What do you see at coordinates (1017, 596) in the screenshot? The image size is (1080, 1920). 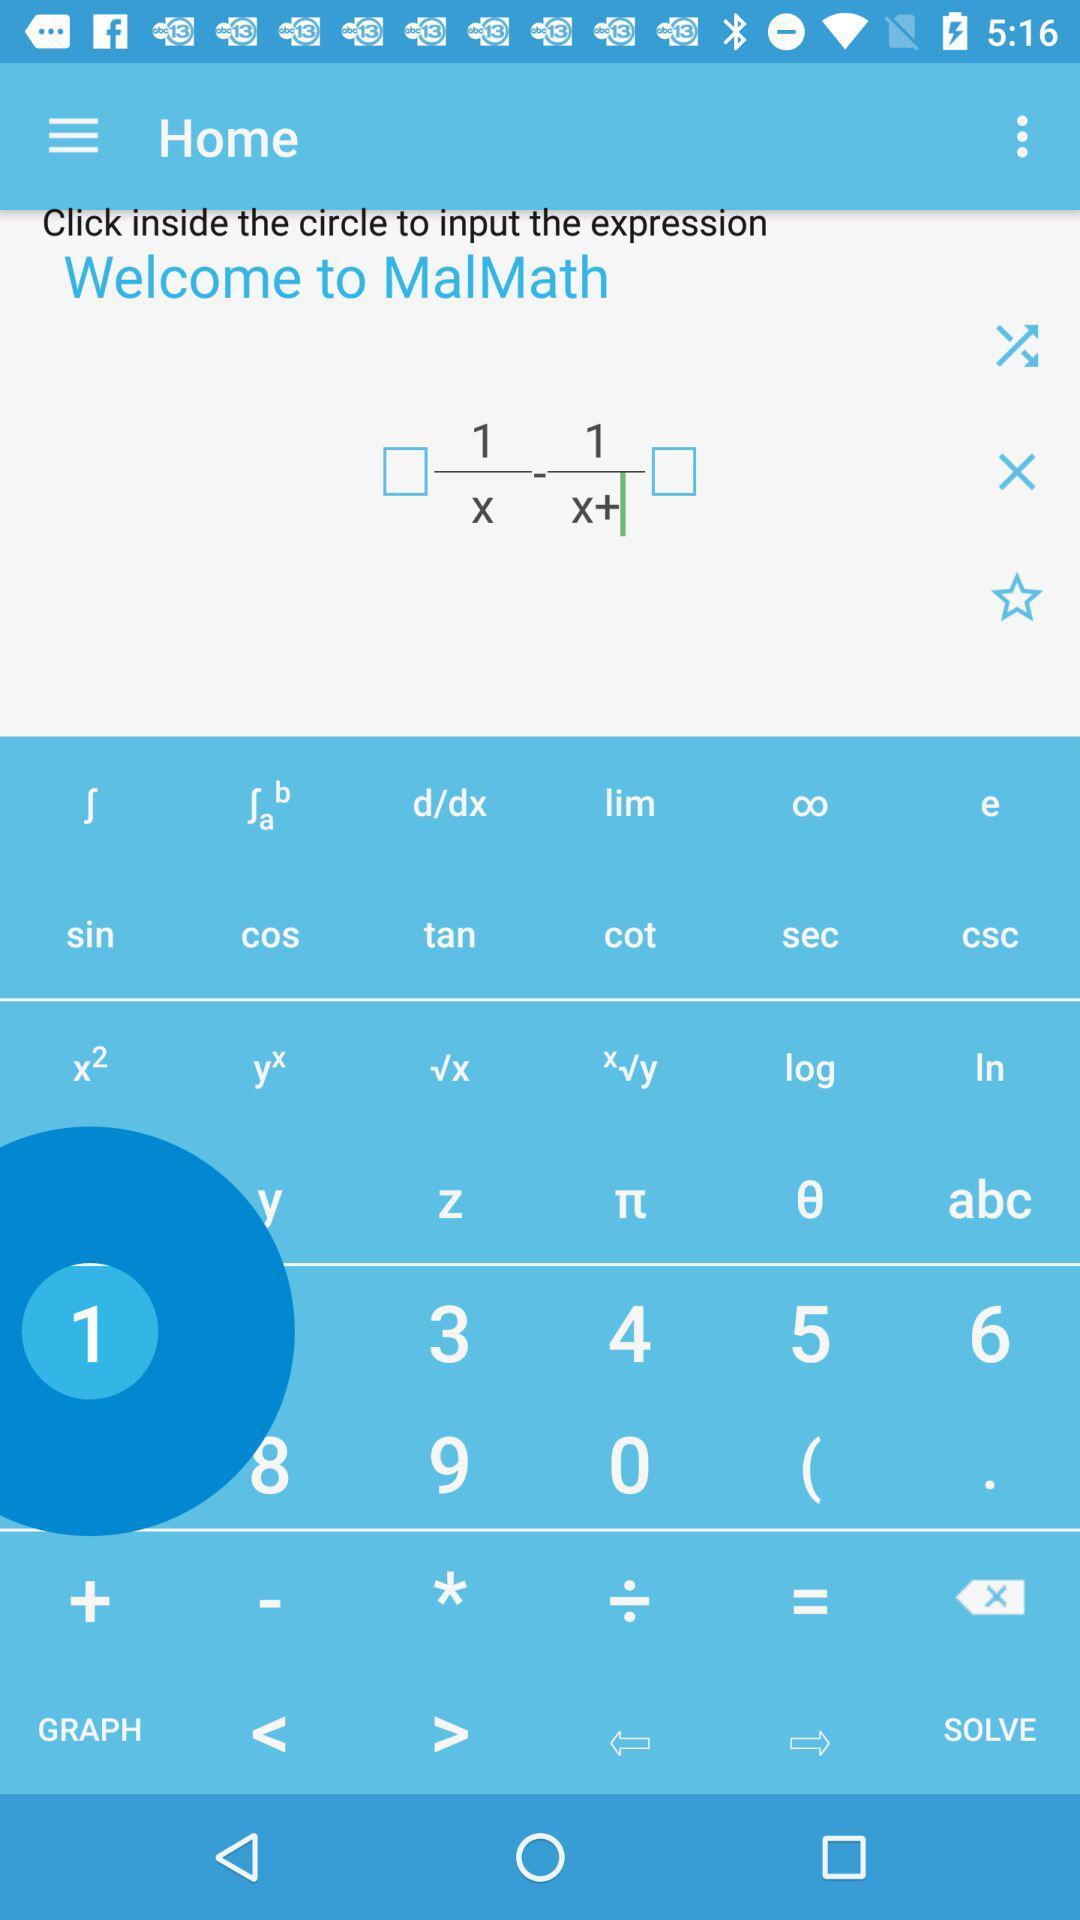 I see `the equation` at bounding box center [1017, 596].